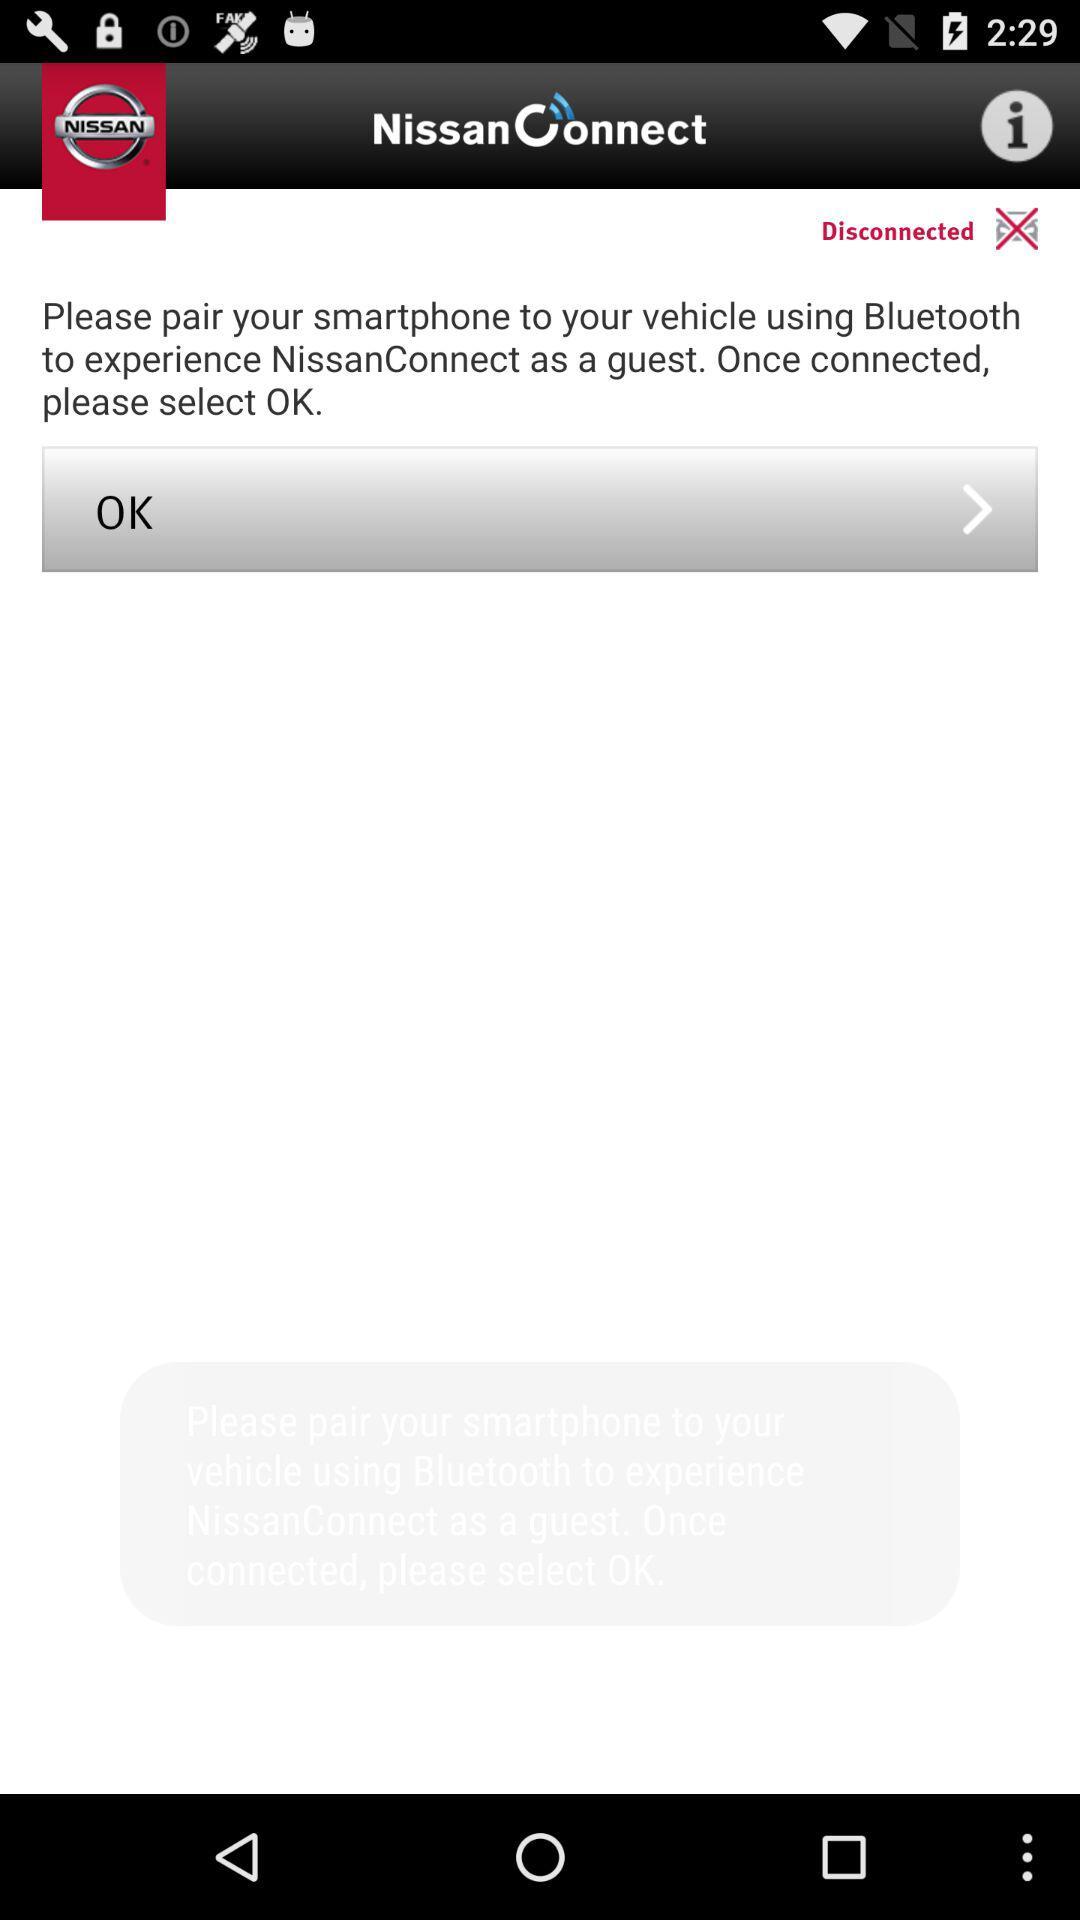  Describe the element at coordinates (1017, 124) in the screenshot. I see `the icon above disconnected item` at that location.